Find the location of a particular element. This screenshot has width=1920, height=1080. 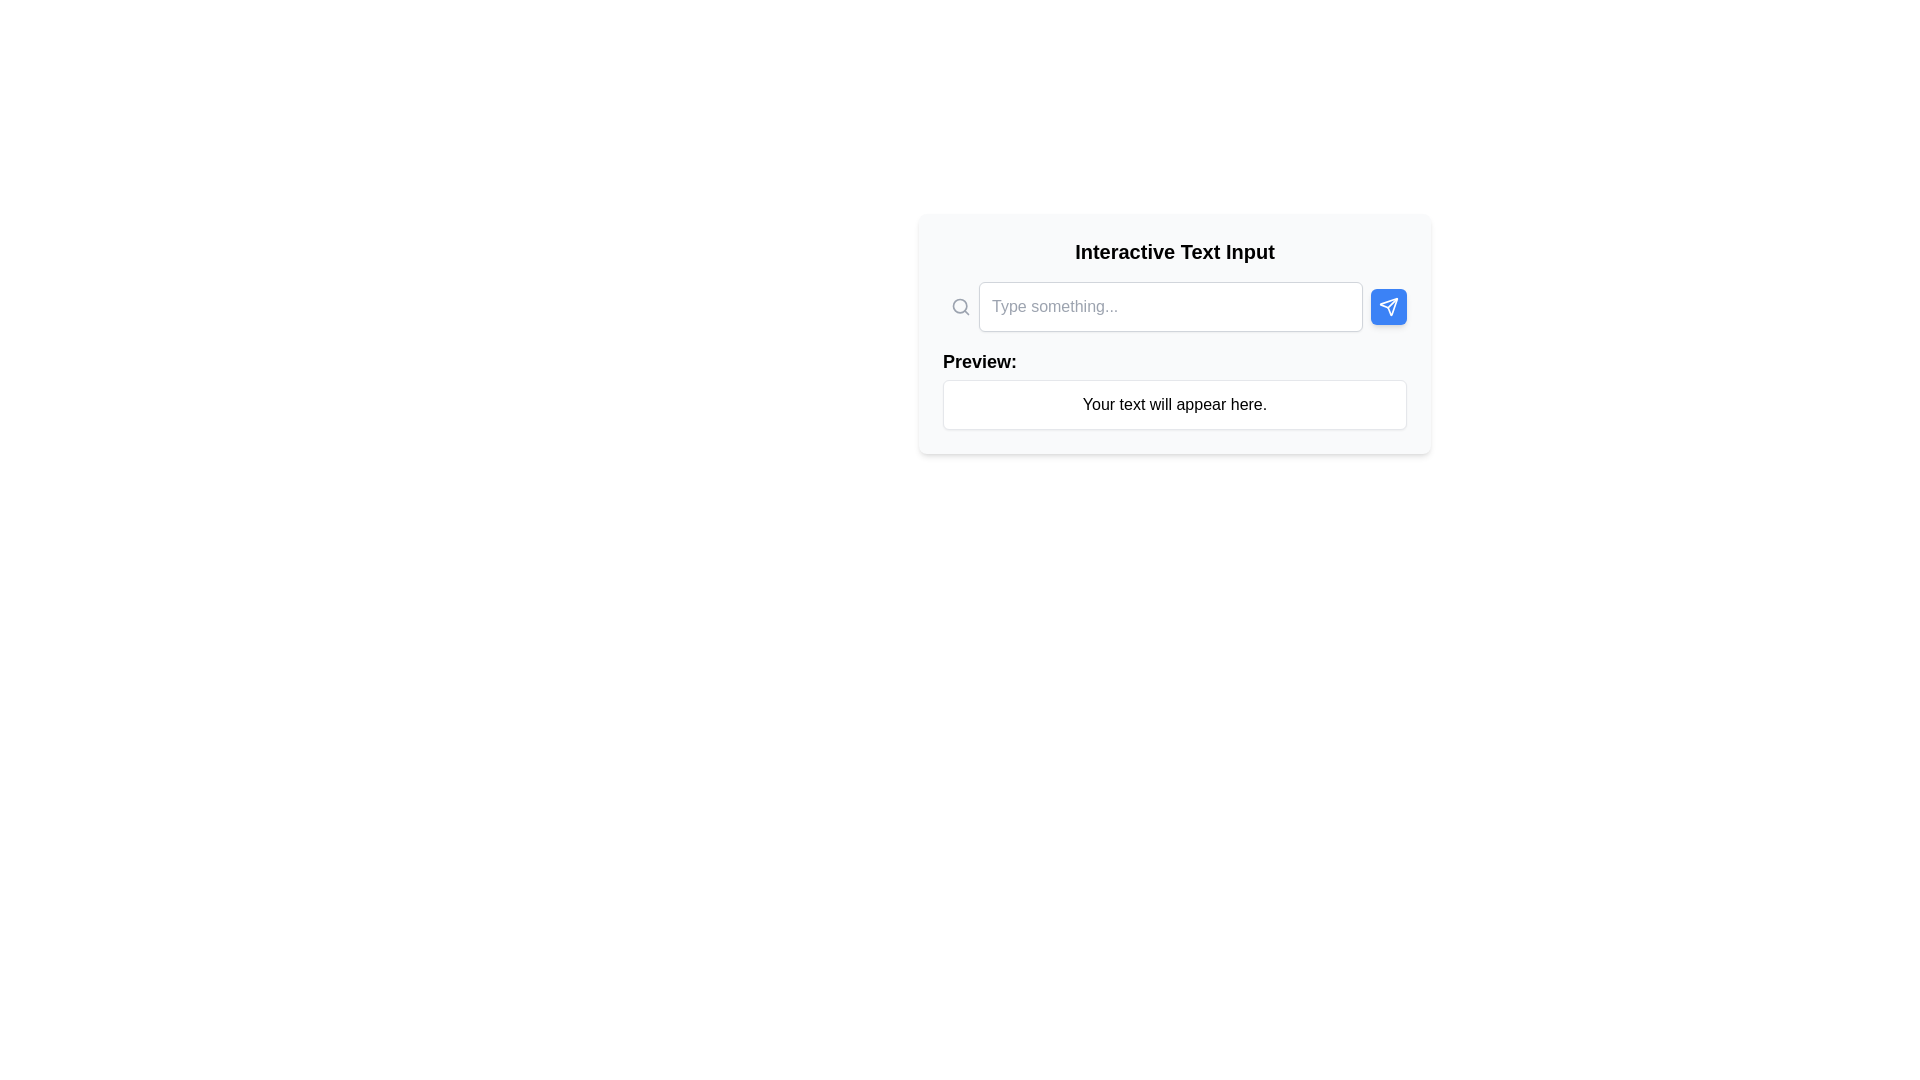

the paper plane icon located on the right side of the input field inside a blue button, which is centrally positioned within the interactive UI segment is located at coordinates (1387, 307).